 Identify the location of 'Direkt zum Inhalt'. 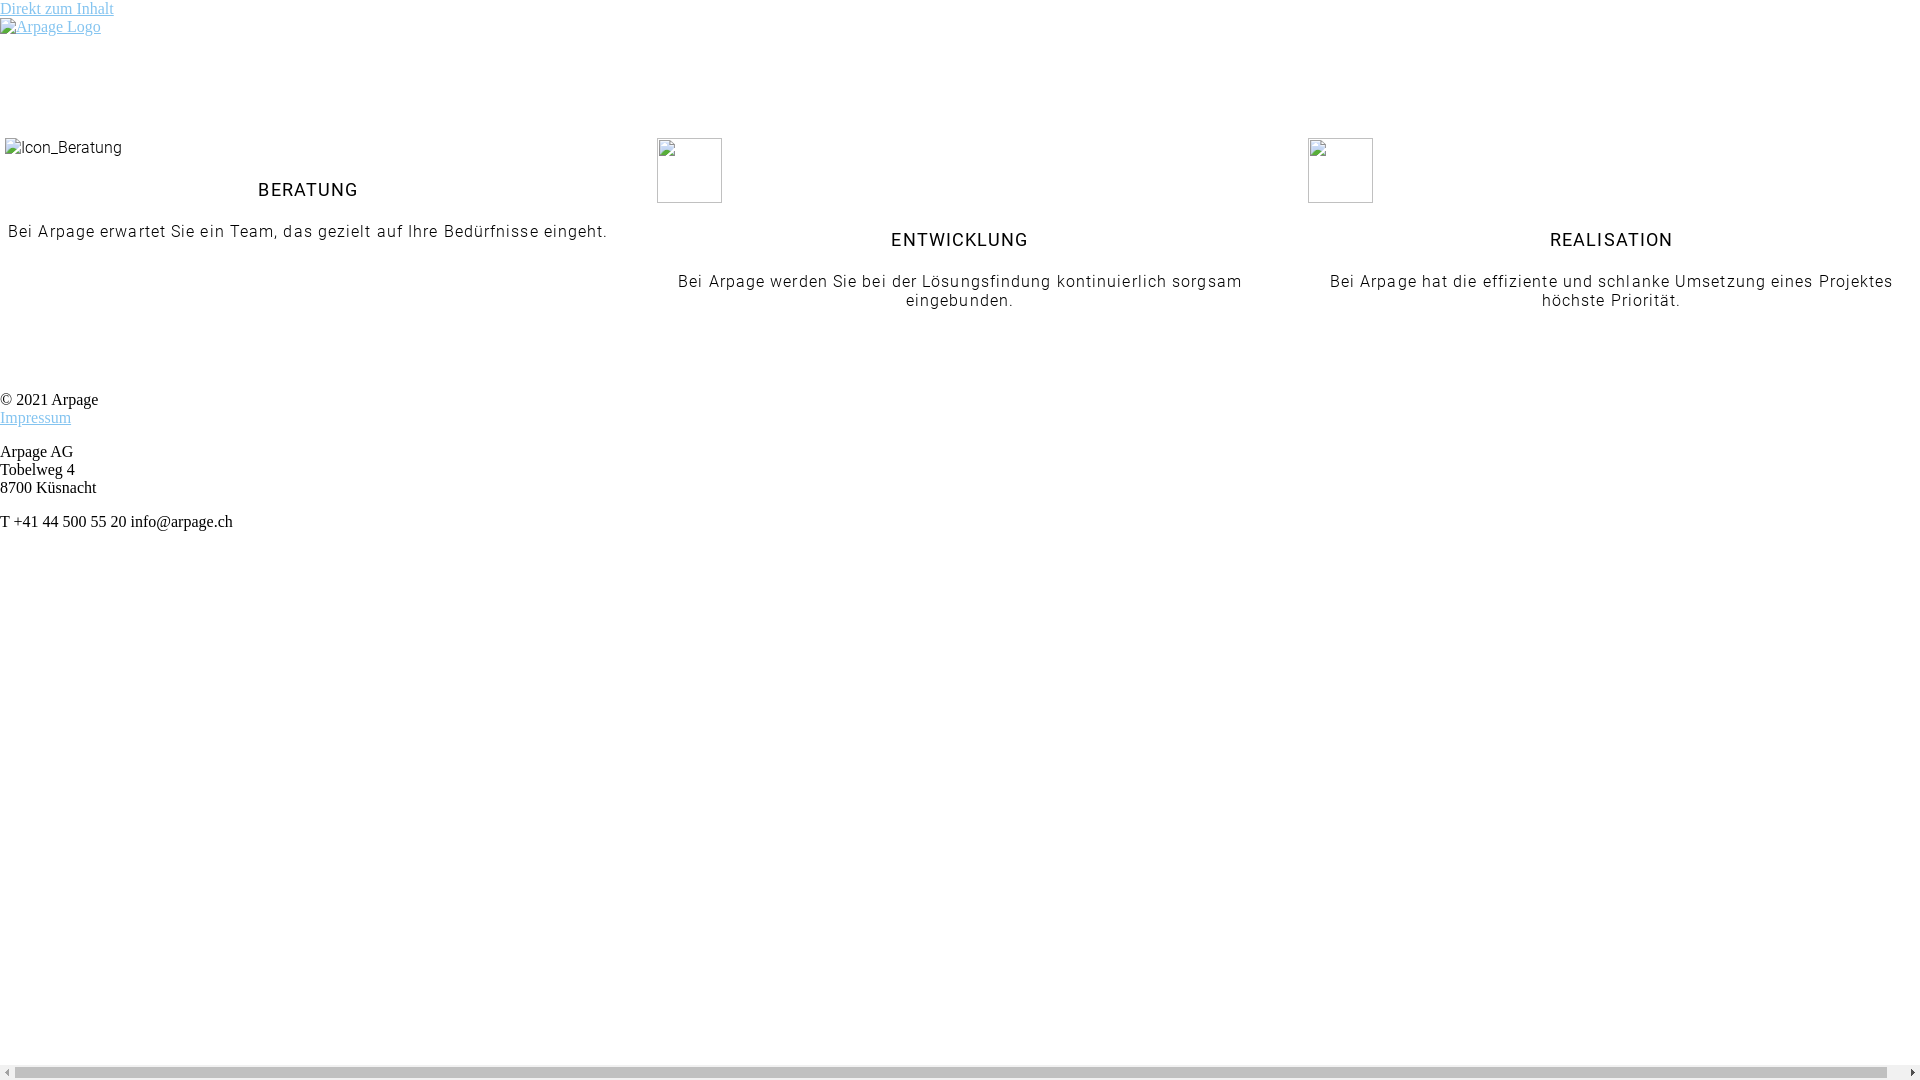
(57, 8).